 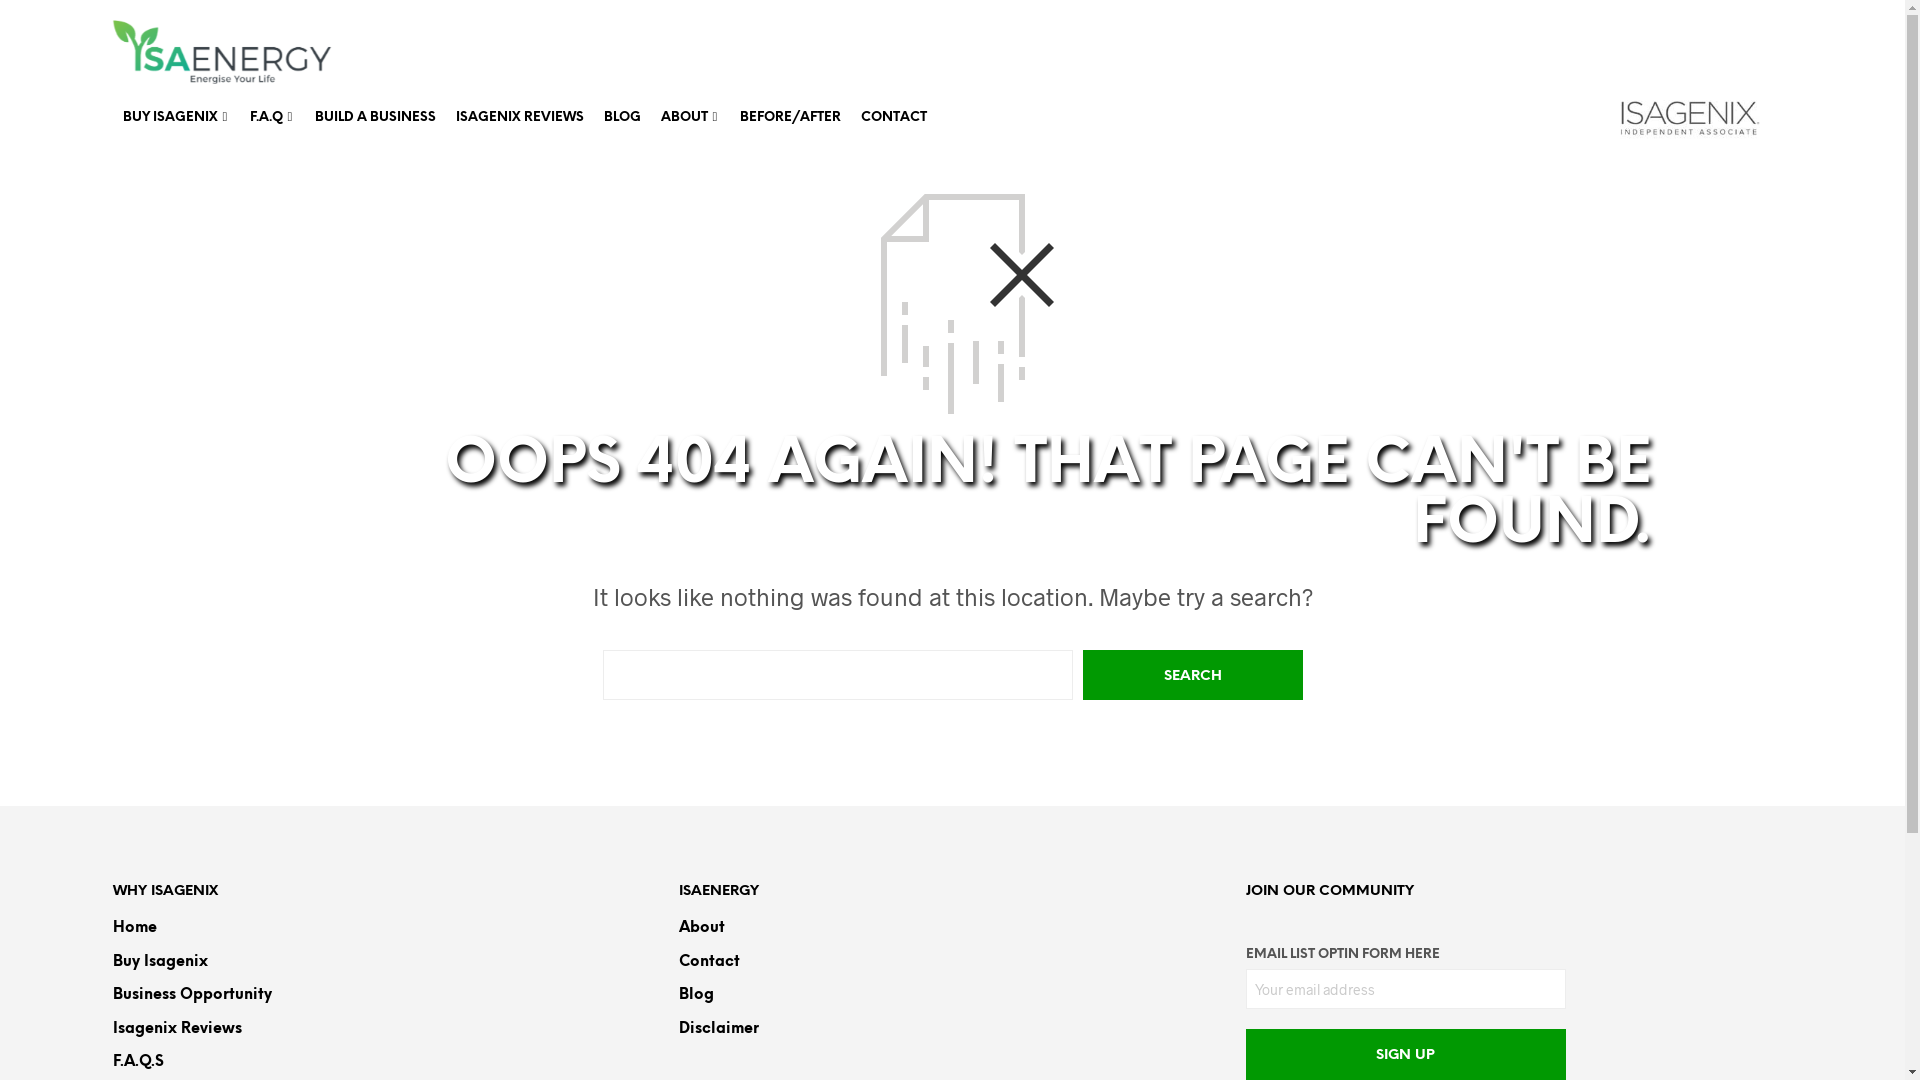 What do you see at coordinates (176, 1028) in the screenshot?
I see `'Isagenix Reviews'` at bounding box center [176, 1028].